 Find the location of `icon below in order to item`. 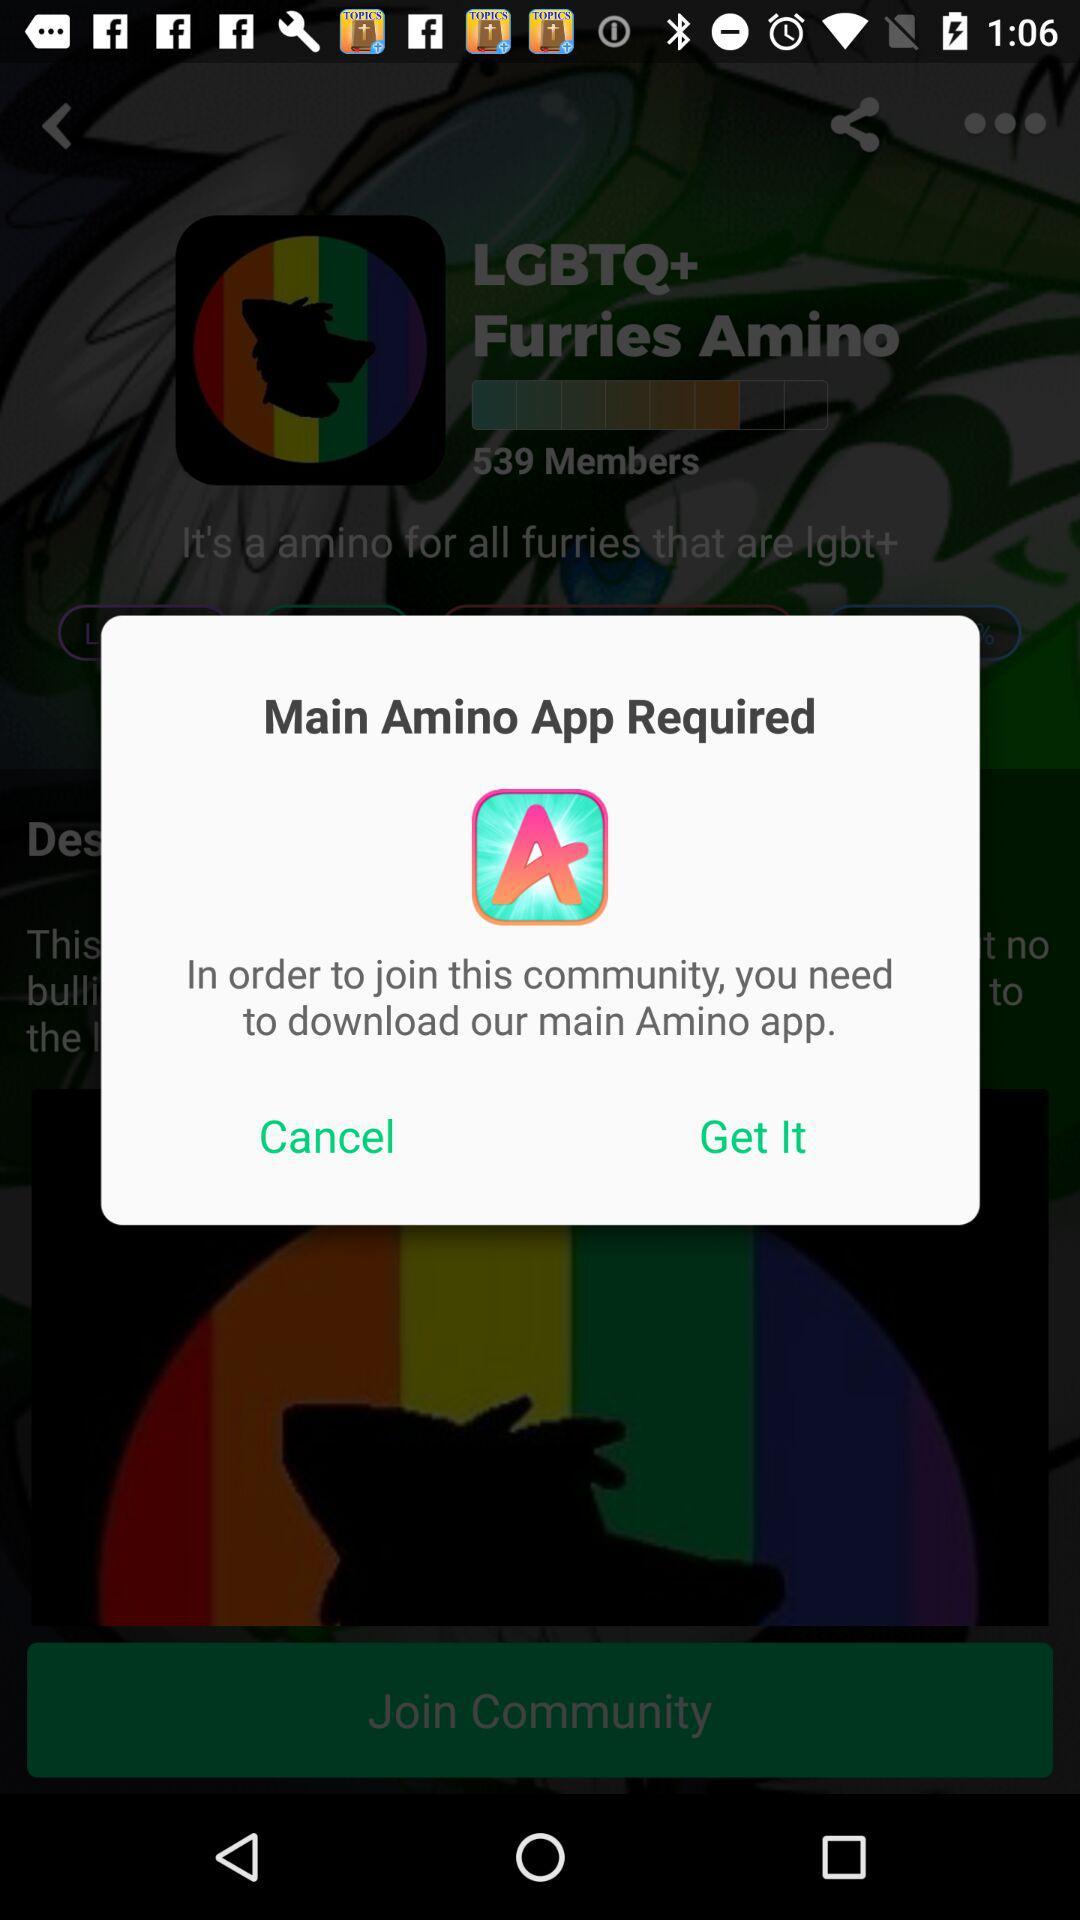

icon below in order to item is located at coordinates (753, 1135).